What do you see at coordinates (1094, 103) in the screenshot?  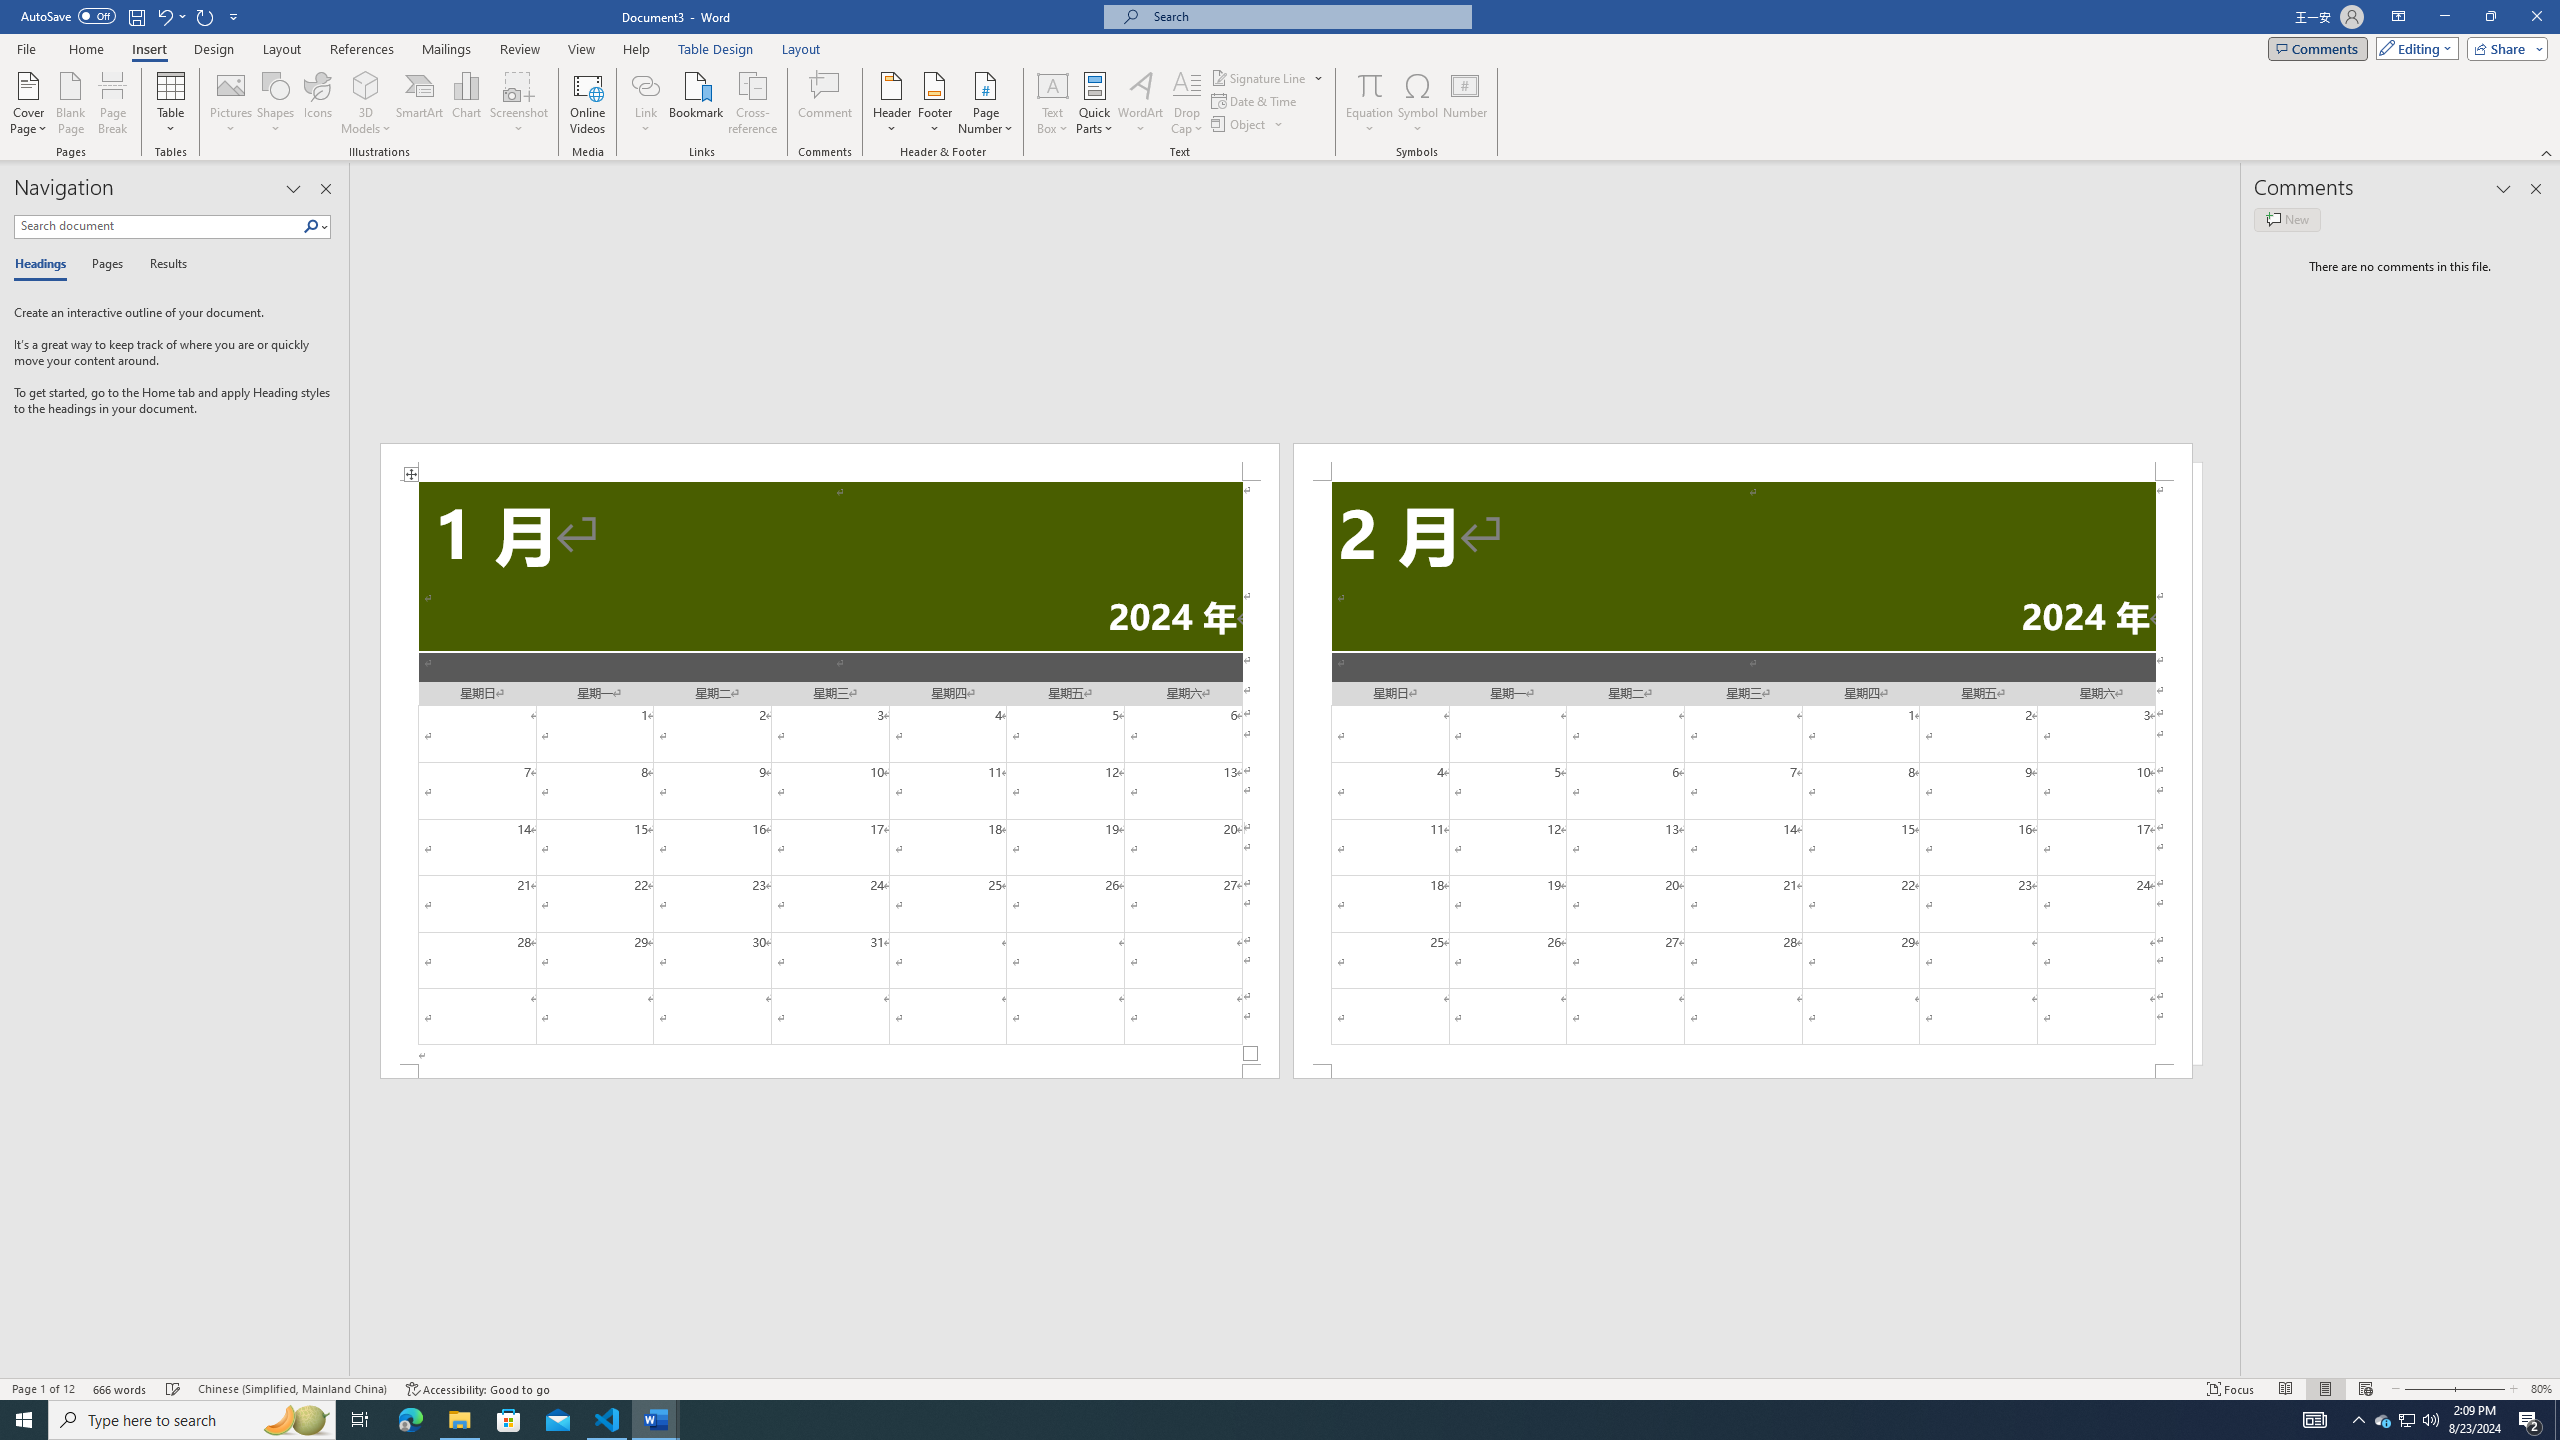 I see `'Quick Parts'` at bounding box center [1094, 103].